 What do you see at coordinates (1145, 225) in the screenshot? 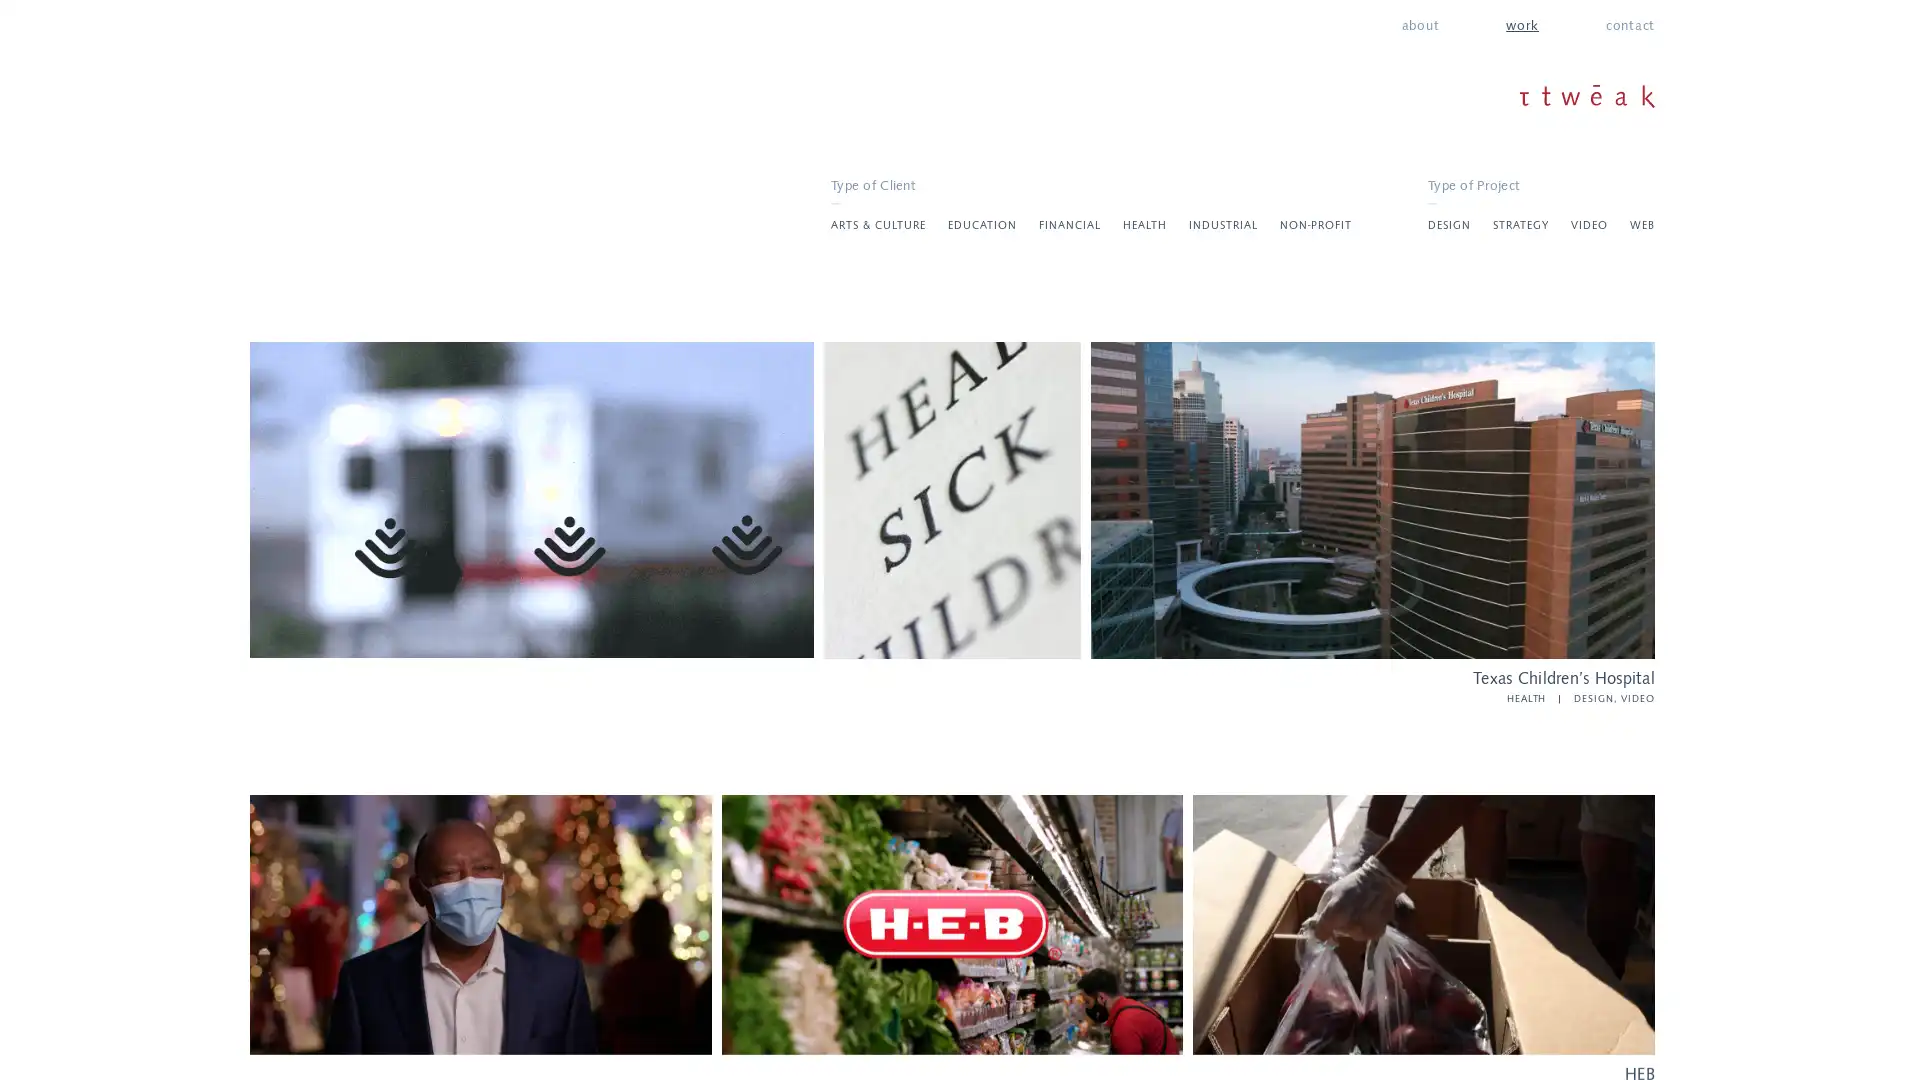
I see `HEALTH` at bounding box center [1145, 225].